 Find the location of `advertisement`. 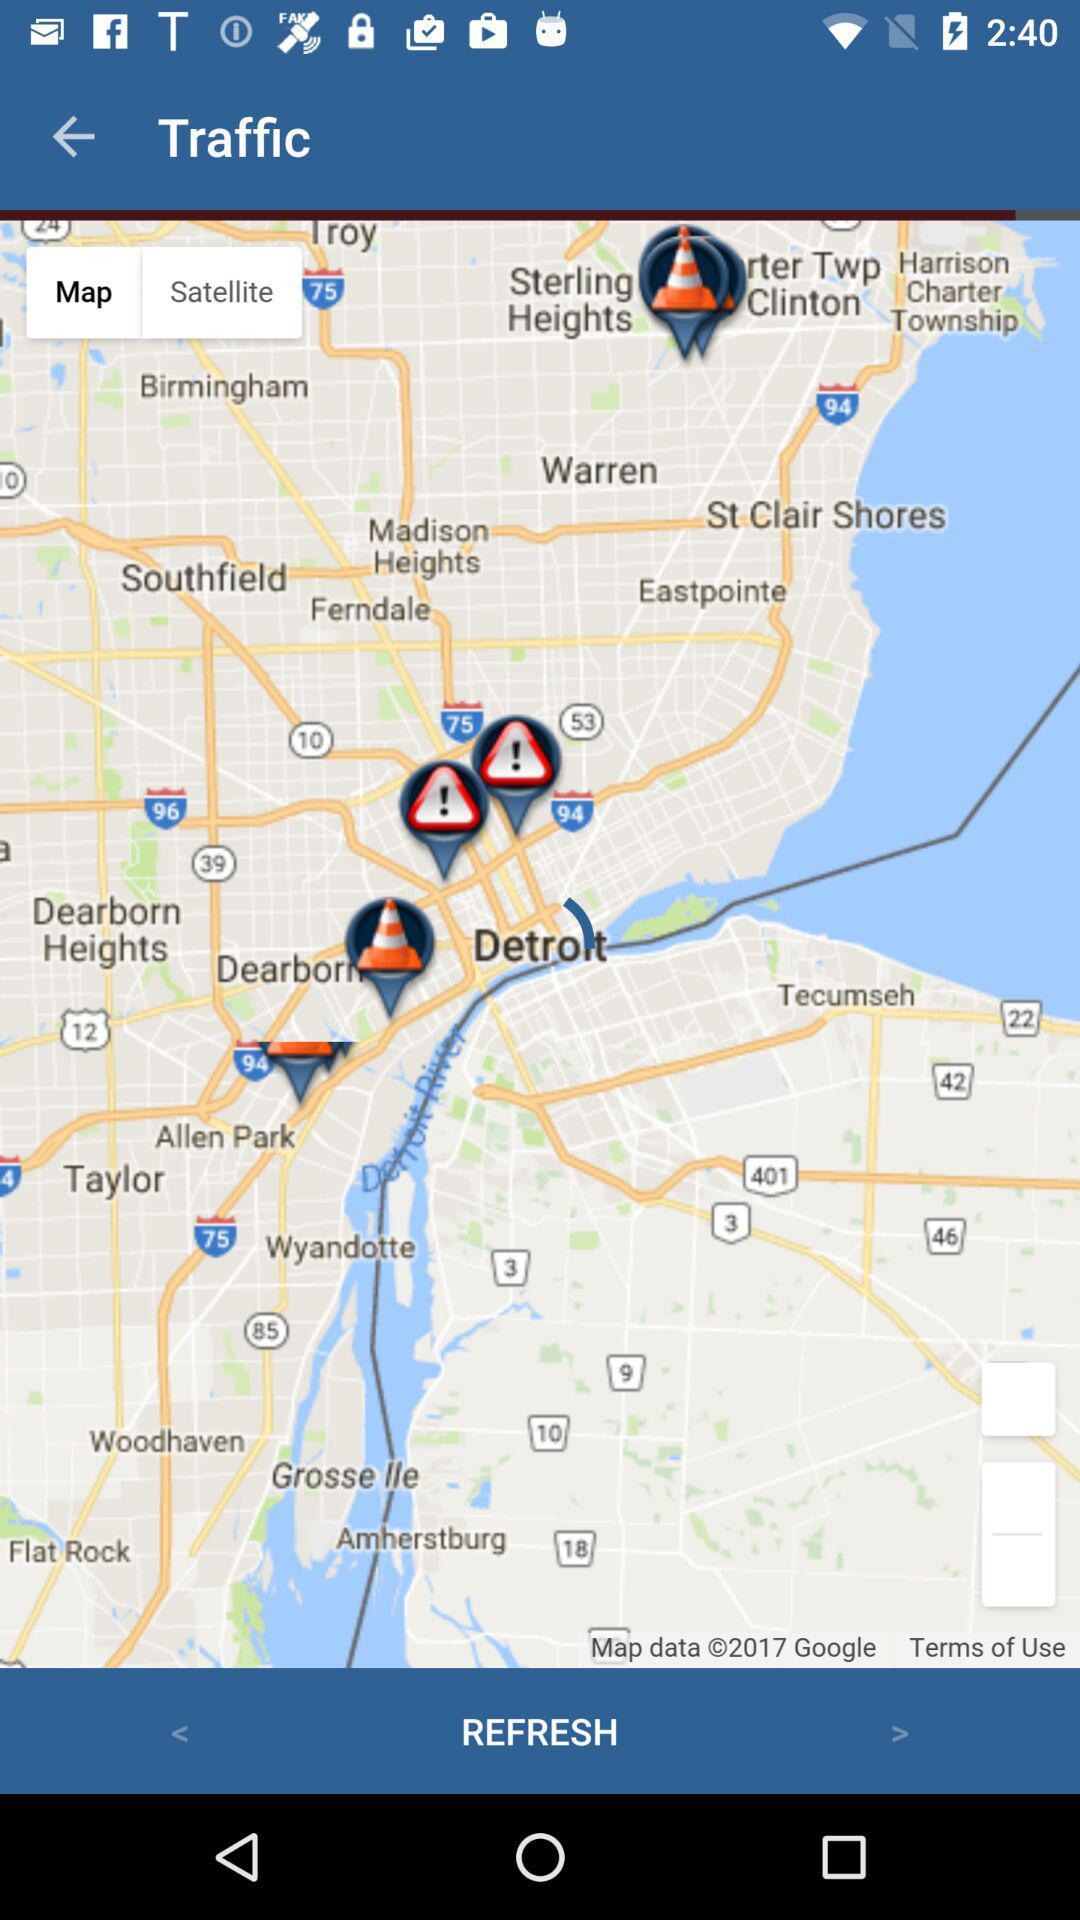

advertisement is located at coordinates (540, 943).